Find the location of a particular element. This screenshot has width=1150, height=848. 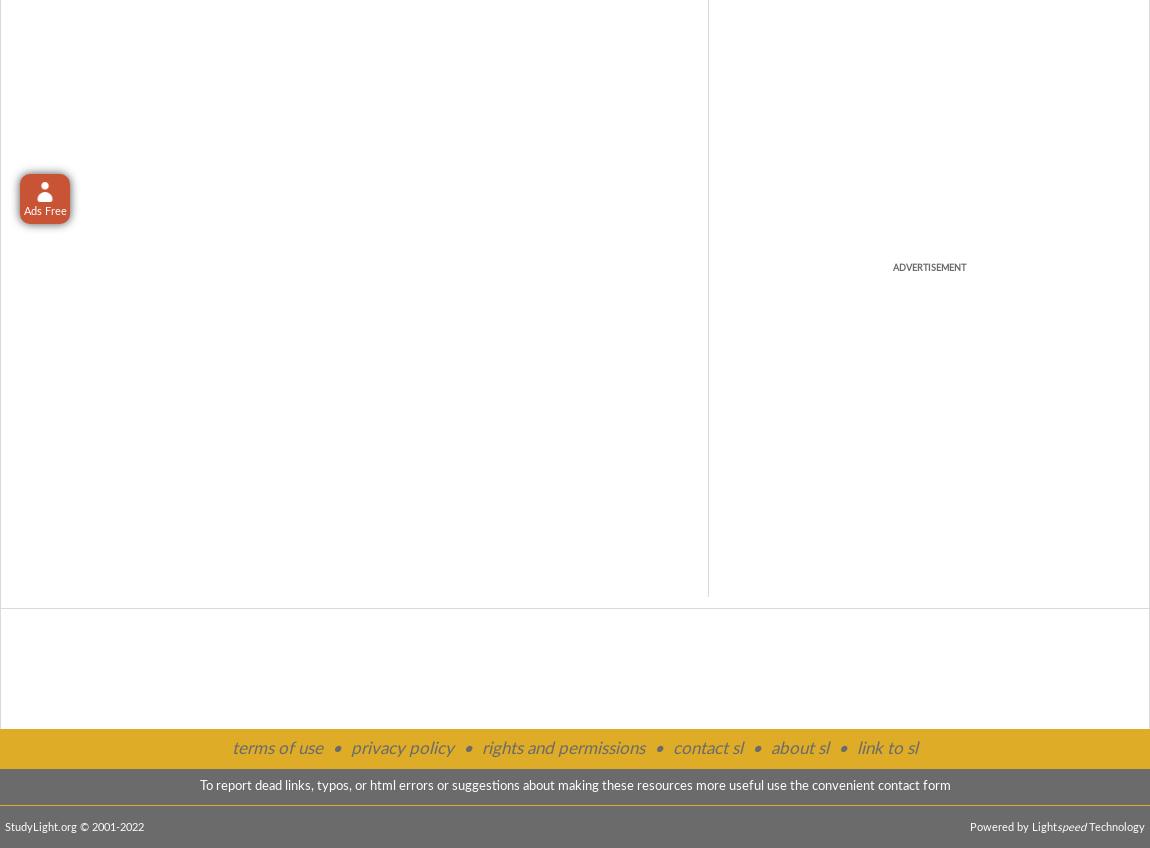

'Technology' is located at coordinates (1115, 827).